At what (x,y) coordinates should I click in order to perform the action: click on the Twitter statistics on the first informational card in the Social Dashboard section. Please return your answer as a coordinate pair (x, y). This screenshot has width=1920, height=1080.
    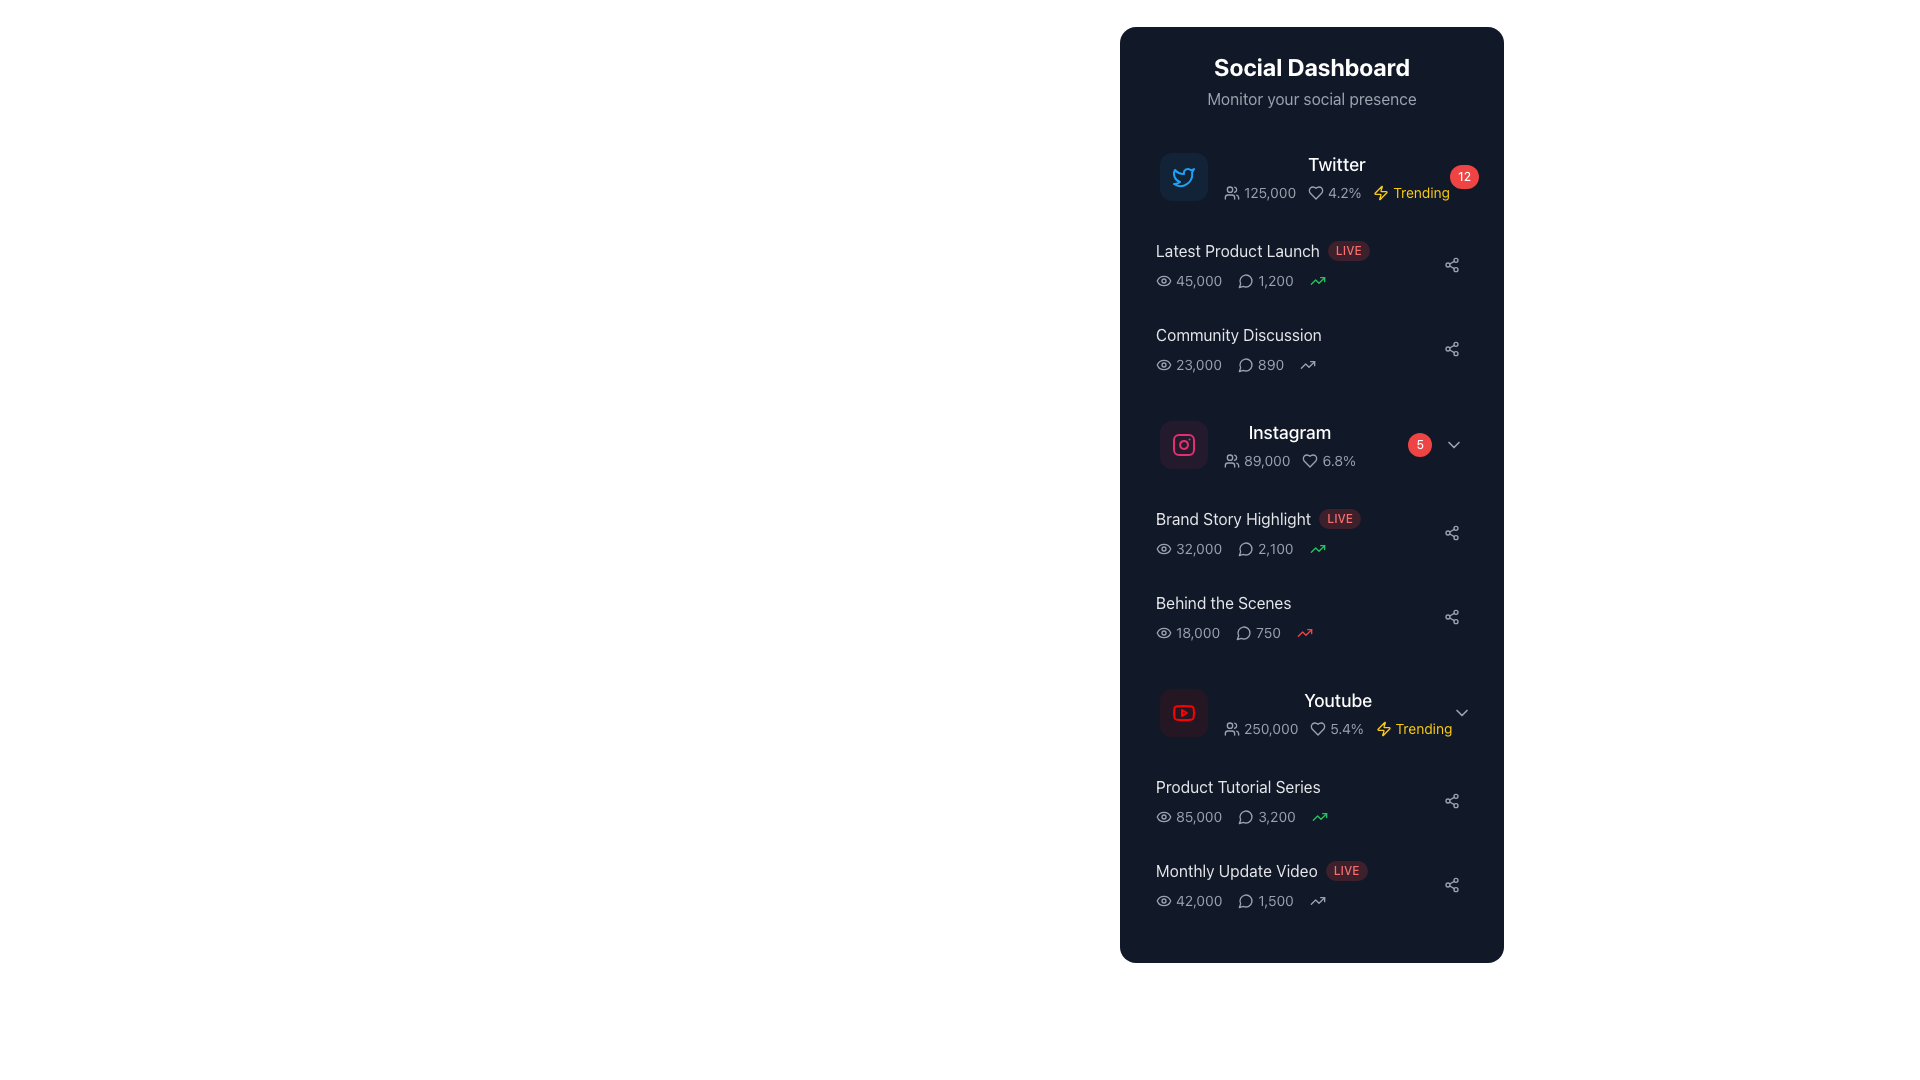
    Looking at the image, I should click on (1311, 176).